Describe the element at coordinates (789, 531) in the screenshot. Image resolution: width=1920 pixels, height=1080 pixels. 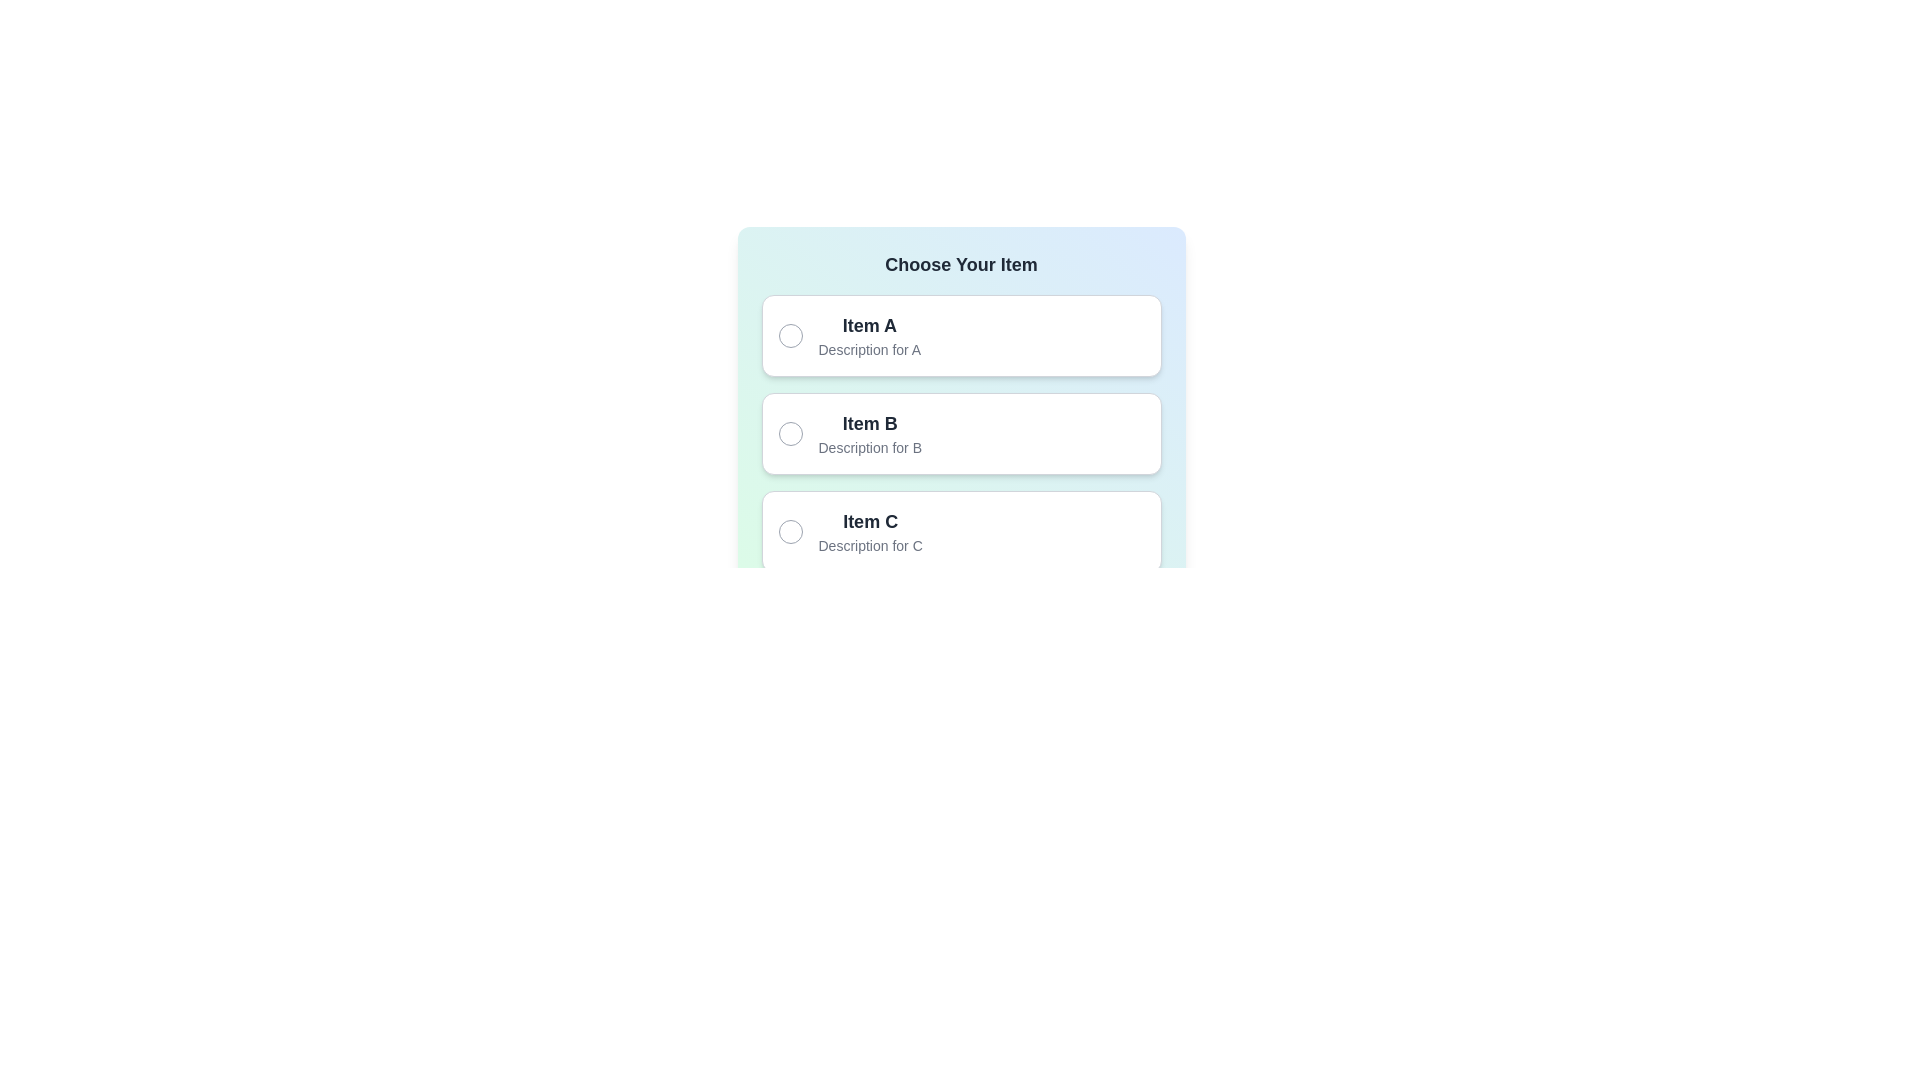
I see `the radio button located in the left part of the third row within a vertical list of items` at that location.